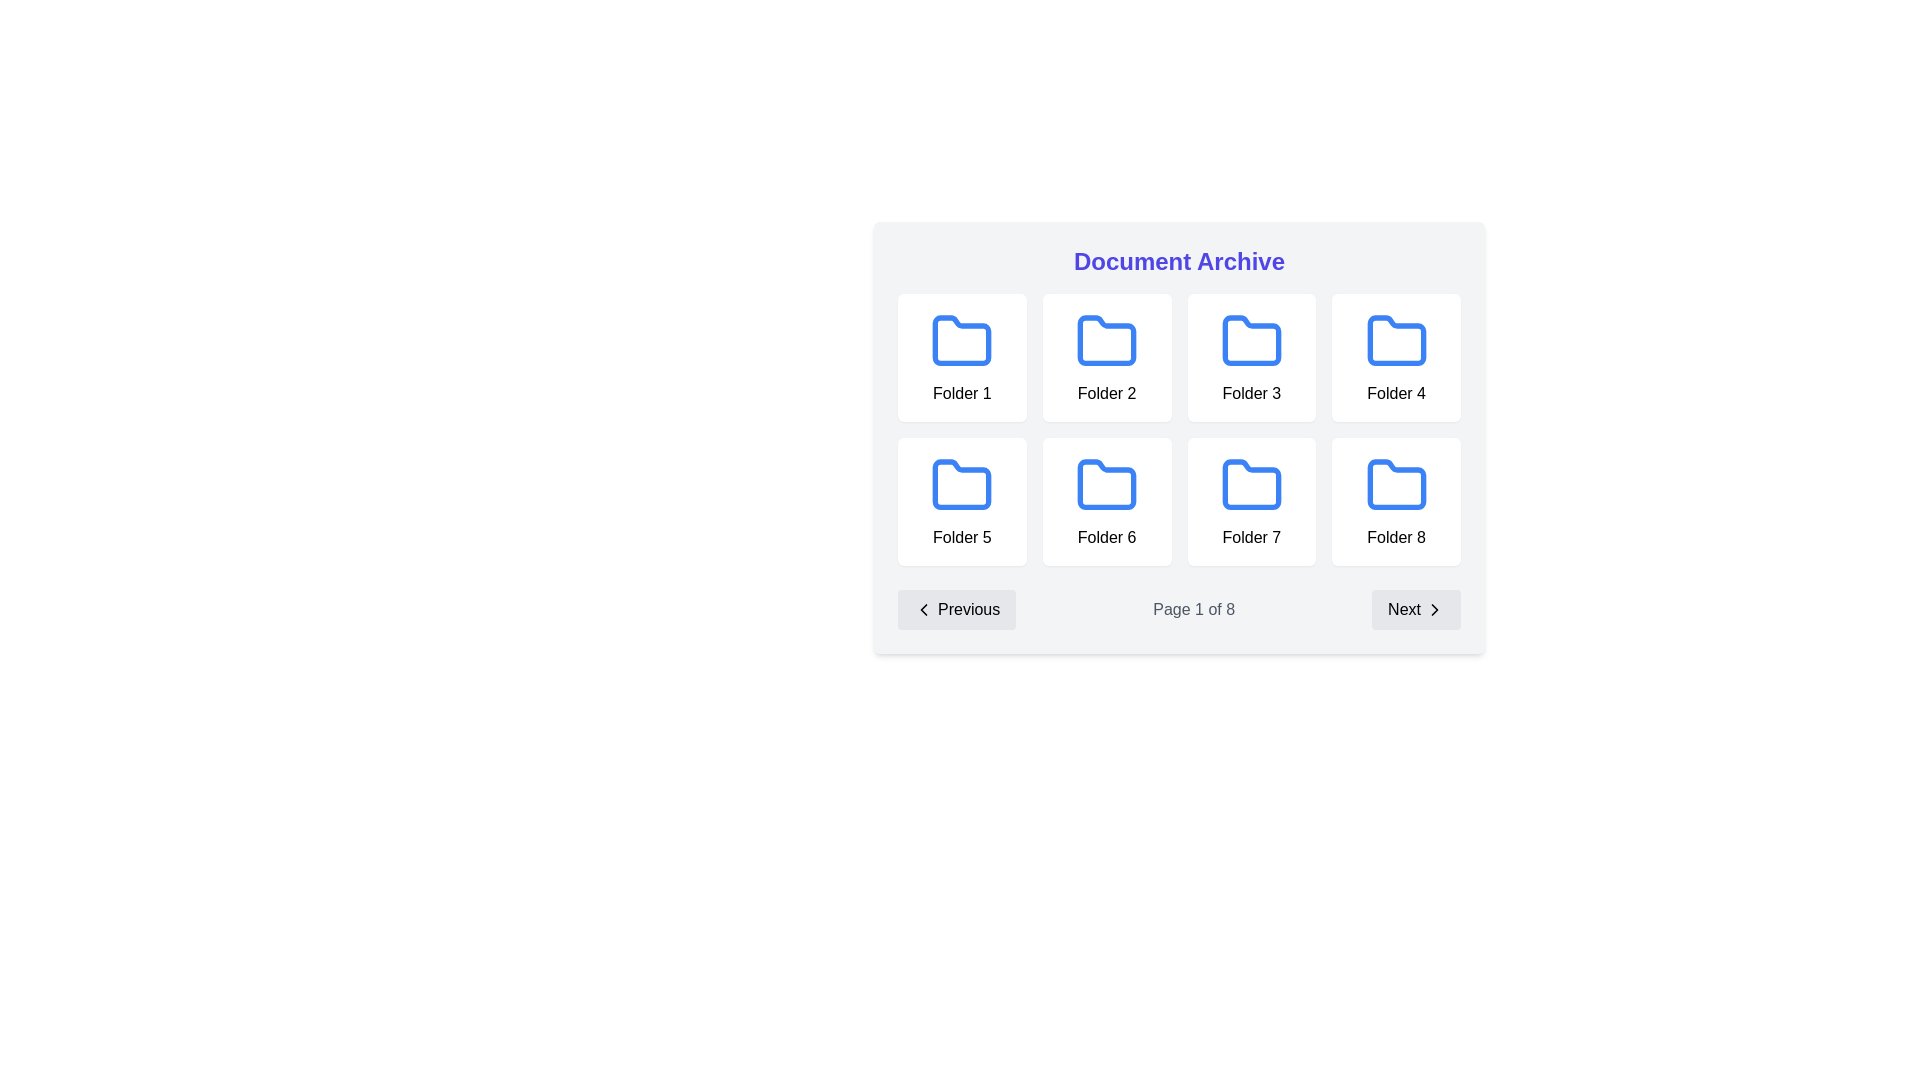  Describe the element at coordinates (1395, 536) in the screenshot. I see `the text label that serves as the name or purpose of the folder-like item, located as the last item` at that location.